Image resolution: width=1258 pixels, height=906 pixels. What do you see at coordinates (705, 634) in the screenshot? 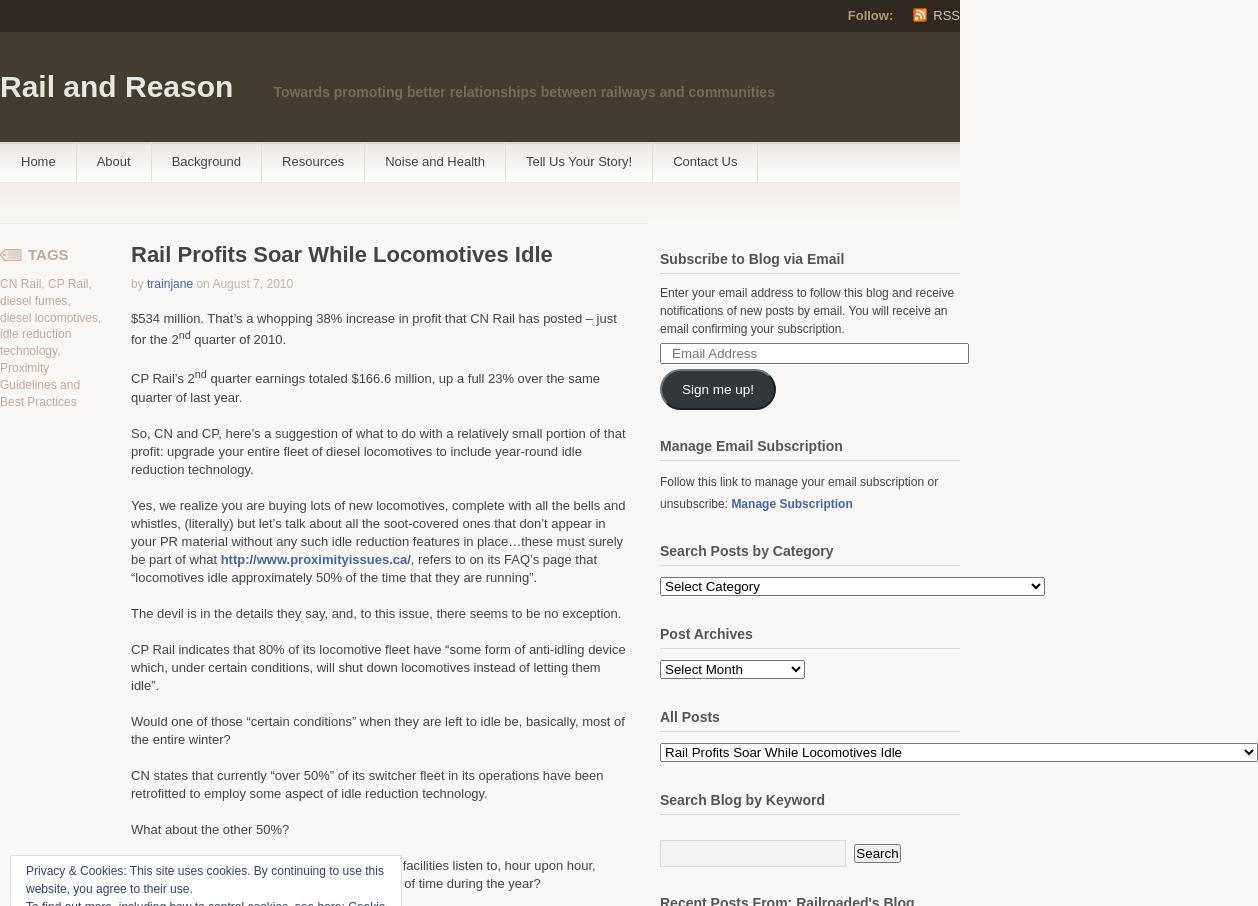
I see `'Post Archives'` at bounding box center [705, 634].